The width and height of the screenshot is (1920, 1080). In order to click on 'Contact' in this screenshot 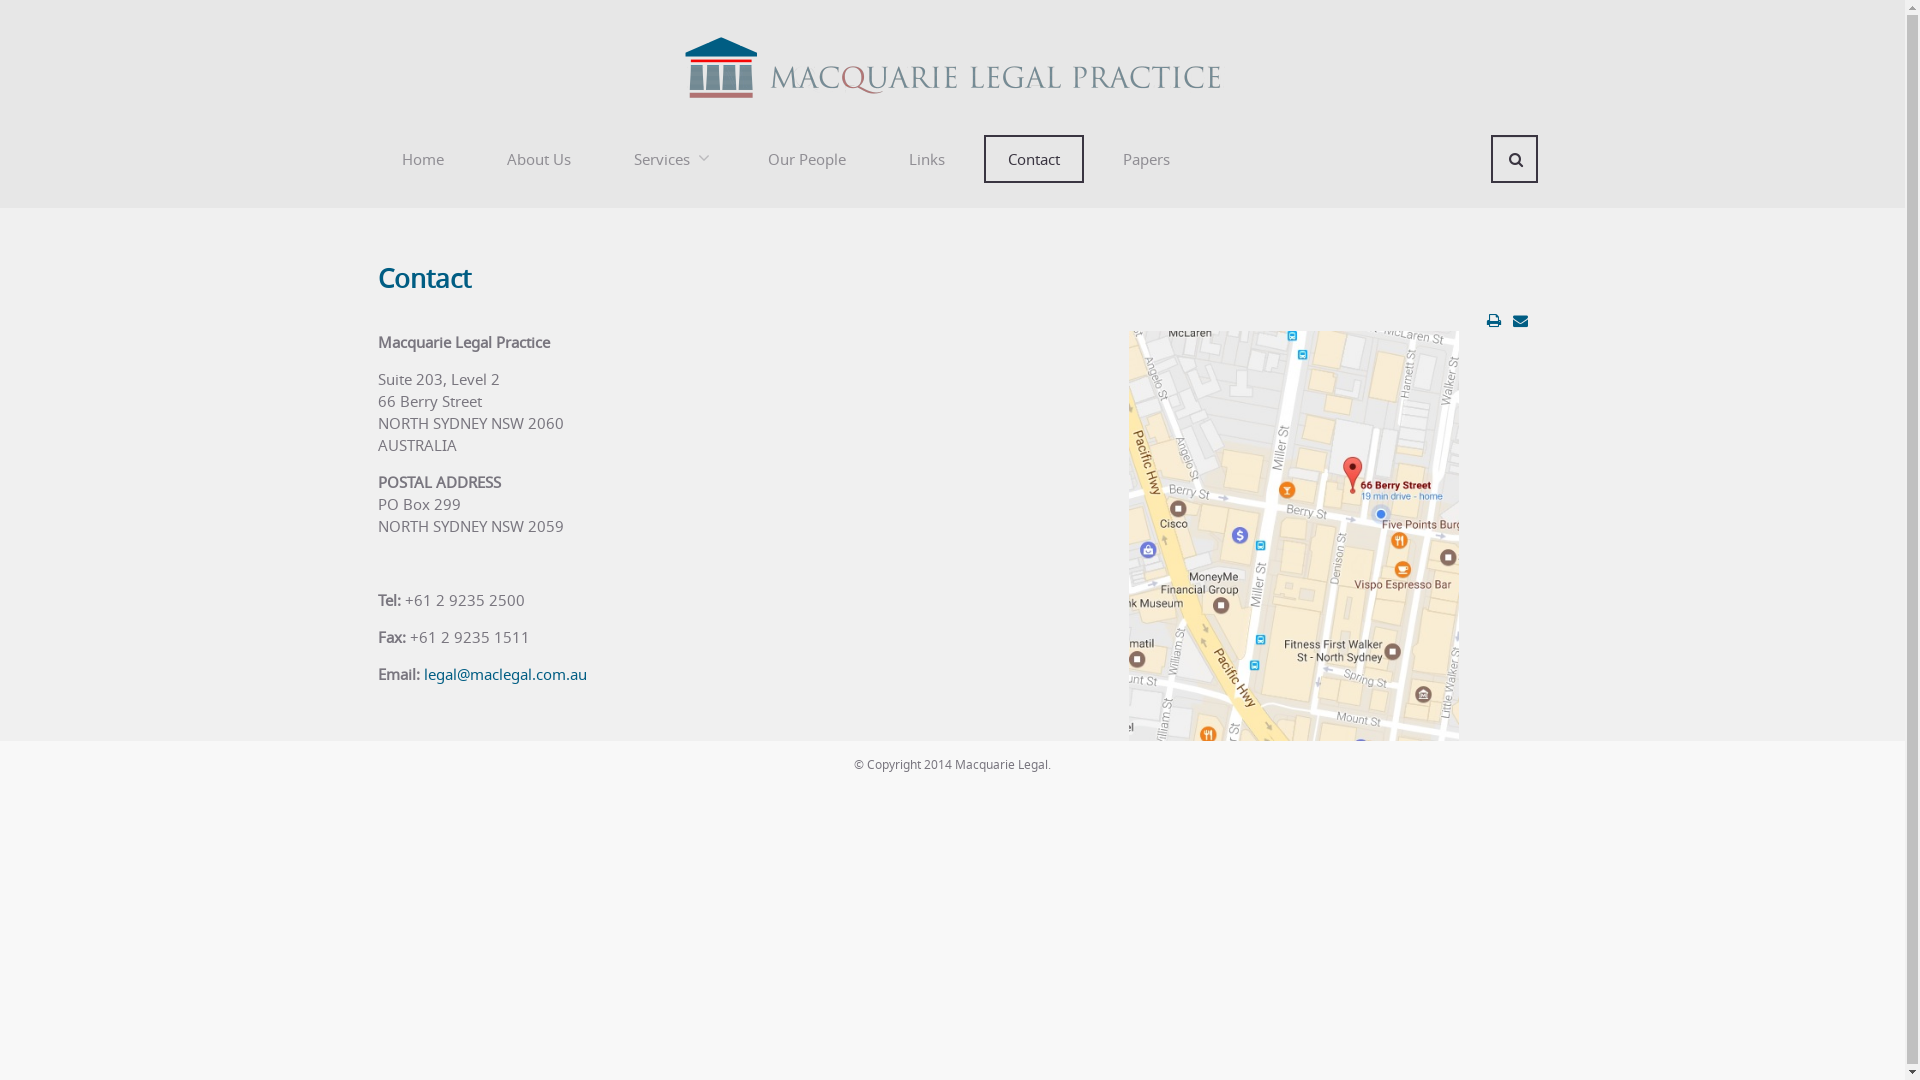, I will do `click(423, 277)`.